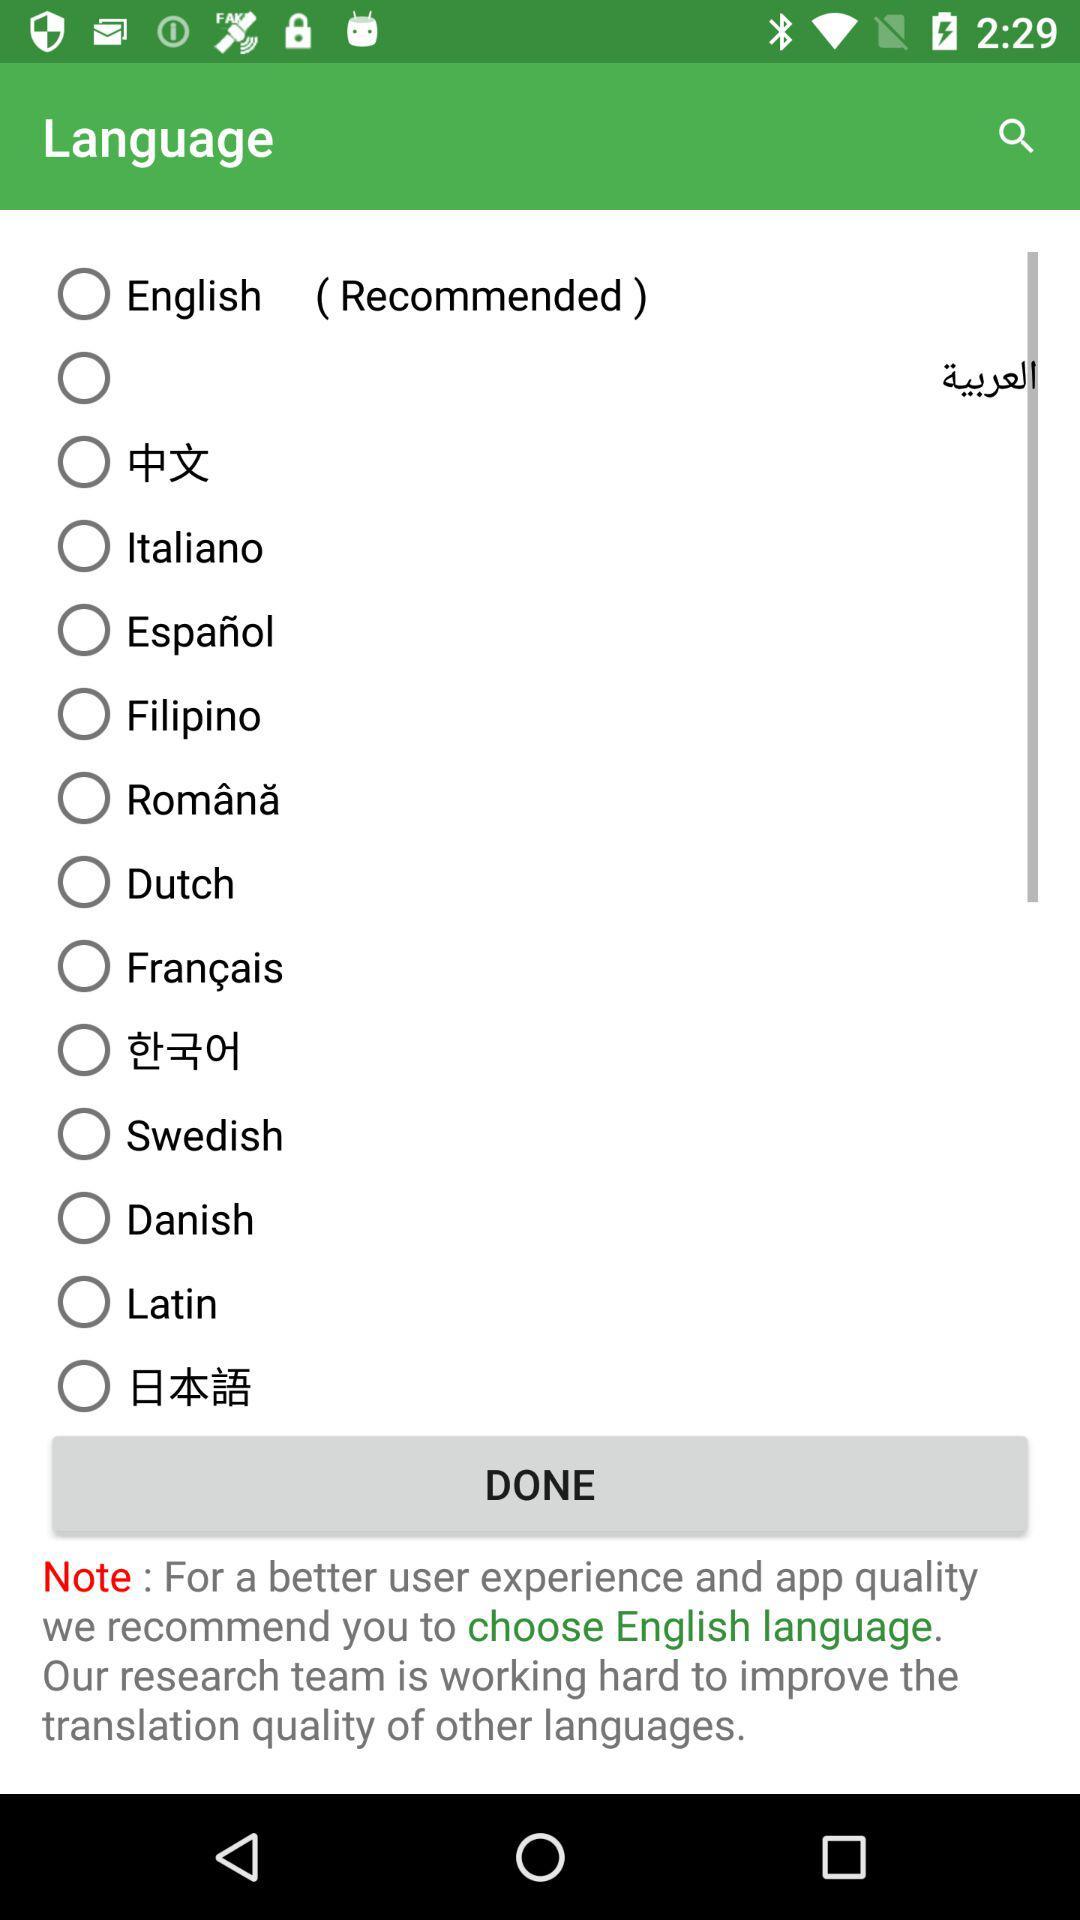 The height and width of the screenshot is (1920, 1080). Describe the element at coordinates (1017, 135) in the screenshot. I see `the icon to the right of the language item` at that location.